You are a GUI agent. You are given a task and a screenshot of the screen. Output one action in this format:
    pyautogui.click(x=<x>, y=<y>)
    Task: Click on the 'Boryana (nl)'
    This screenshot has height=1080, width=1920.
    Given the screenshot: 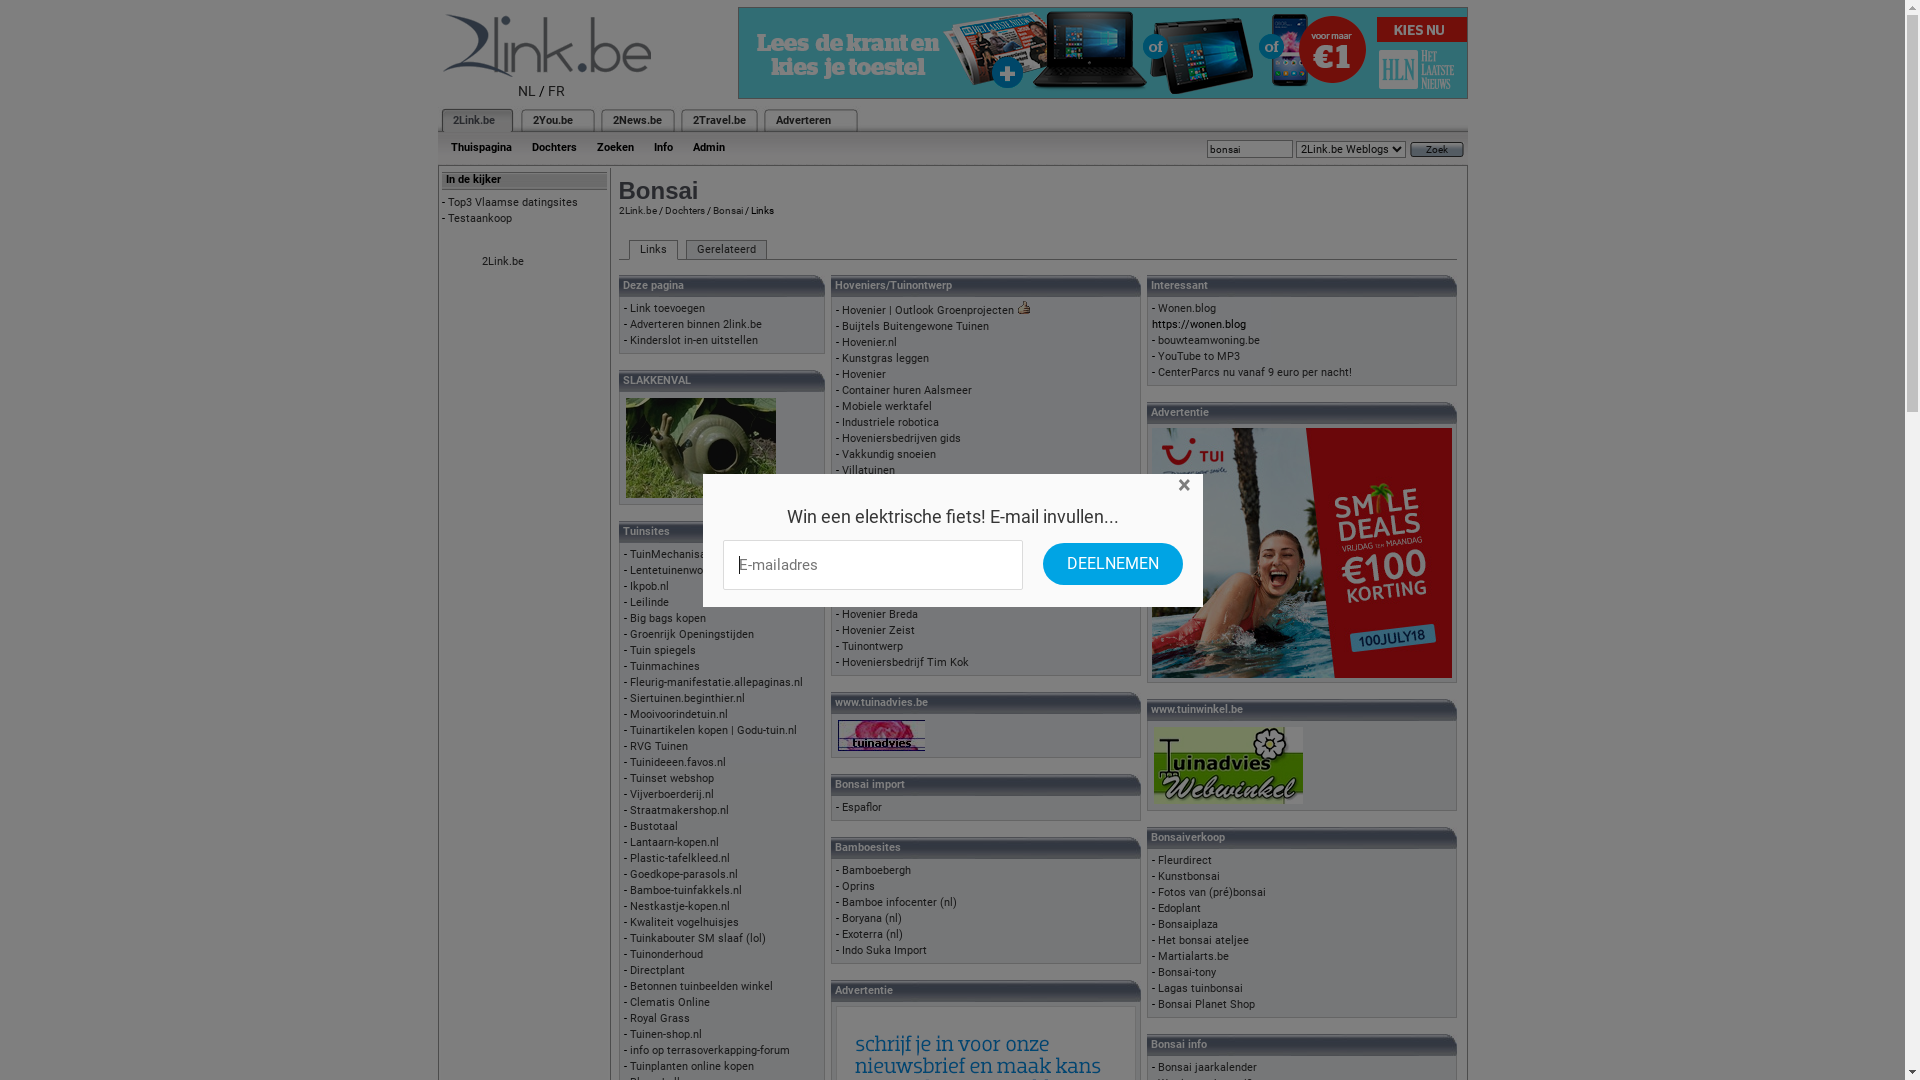 What is the action you would take?
    pyautogui.click(x=872, y=918)
    